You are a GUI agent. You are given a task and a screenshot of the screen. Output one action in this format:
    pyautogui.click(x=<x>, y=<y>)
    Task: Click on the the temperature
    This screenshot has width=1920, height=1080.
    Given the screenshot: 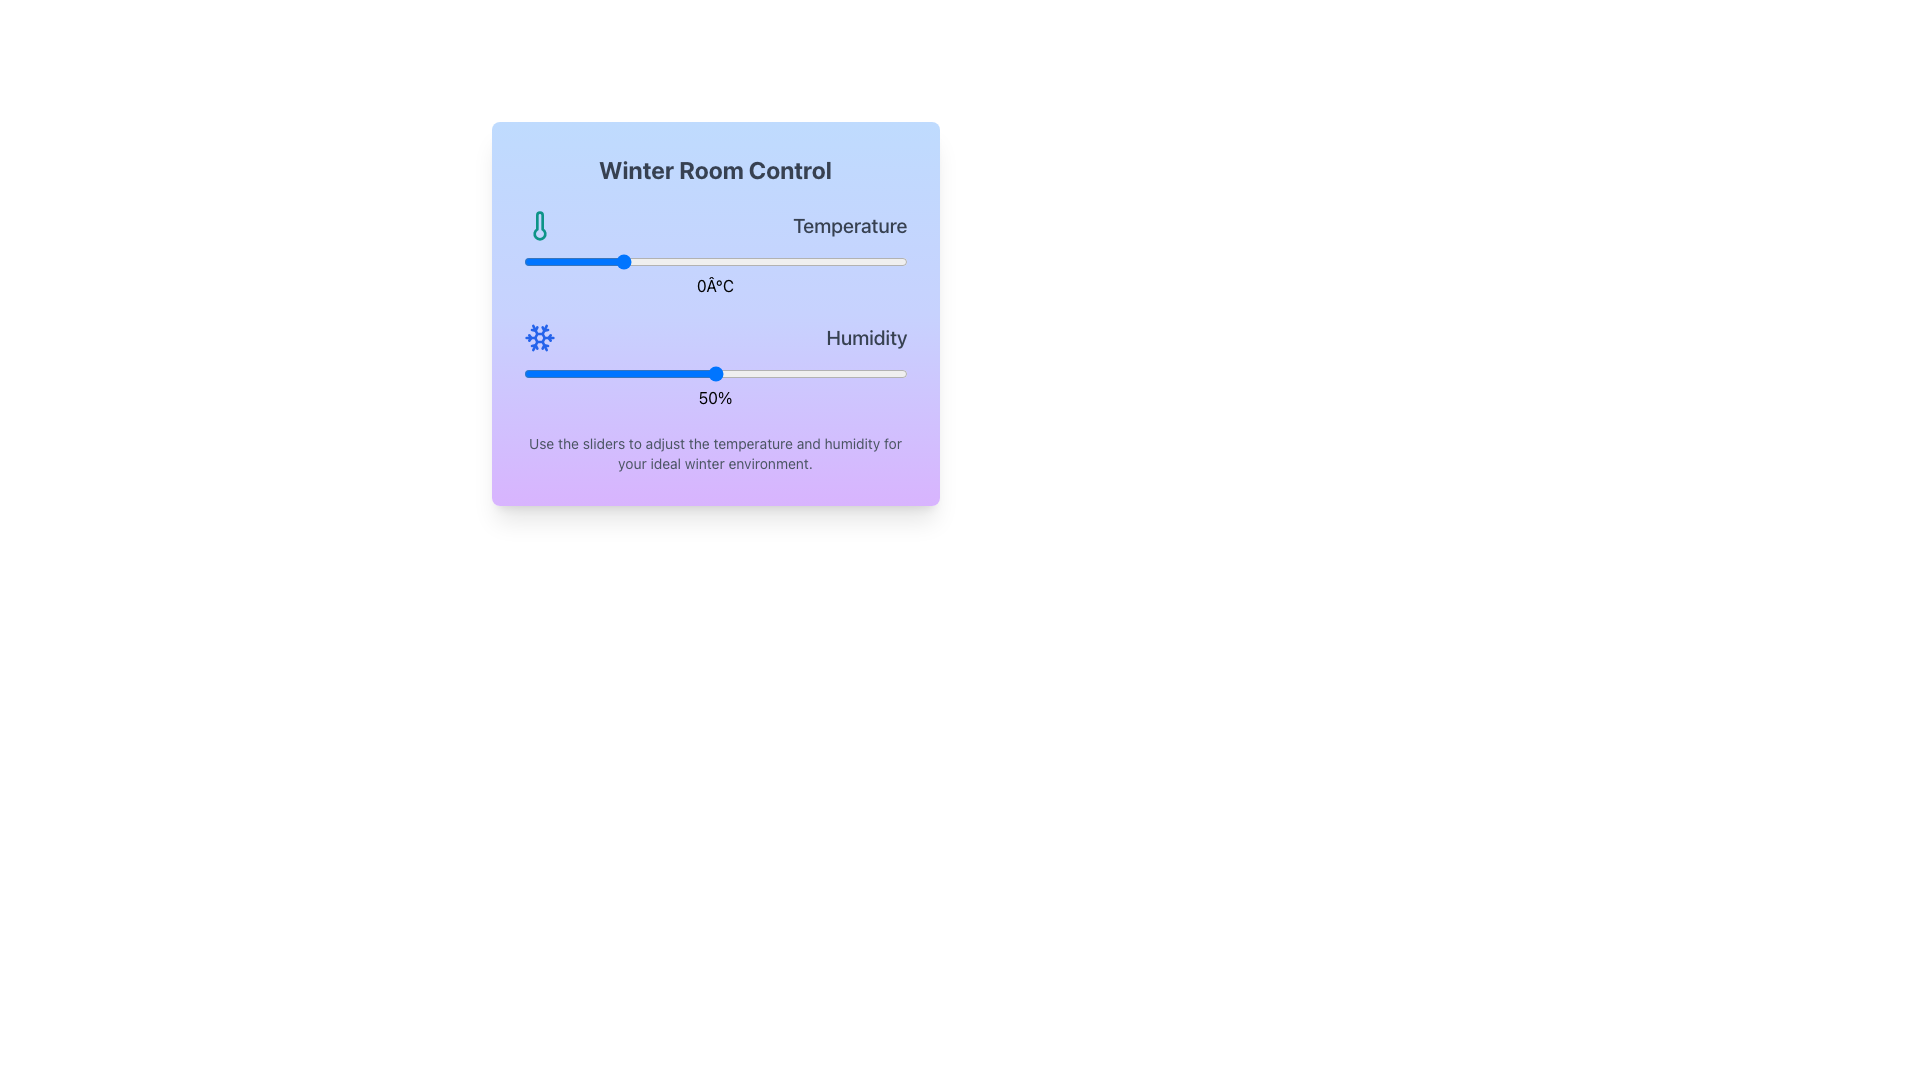 What is the action you would take?
    pyautogui.click(x=552, y=261)
    